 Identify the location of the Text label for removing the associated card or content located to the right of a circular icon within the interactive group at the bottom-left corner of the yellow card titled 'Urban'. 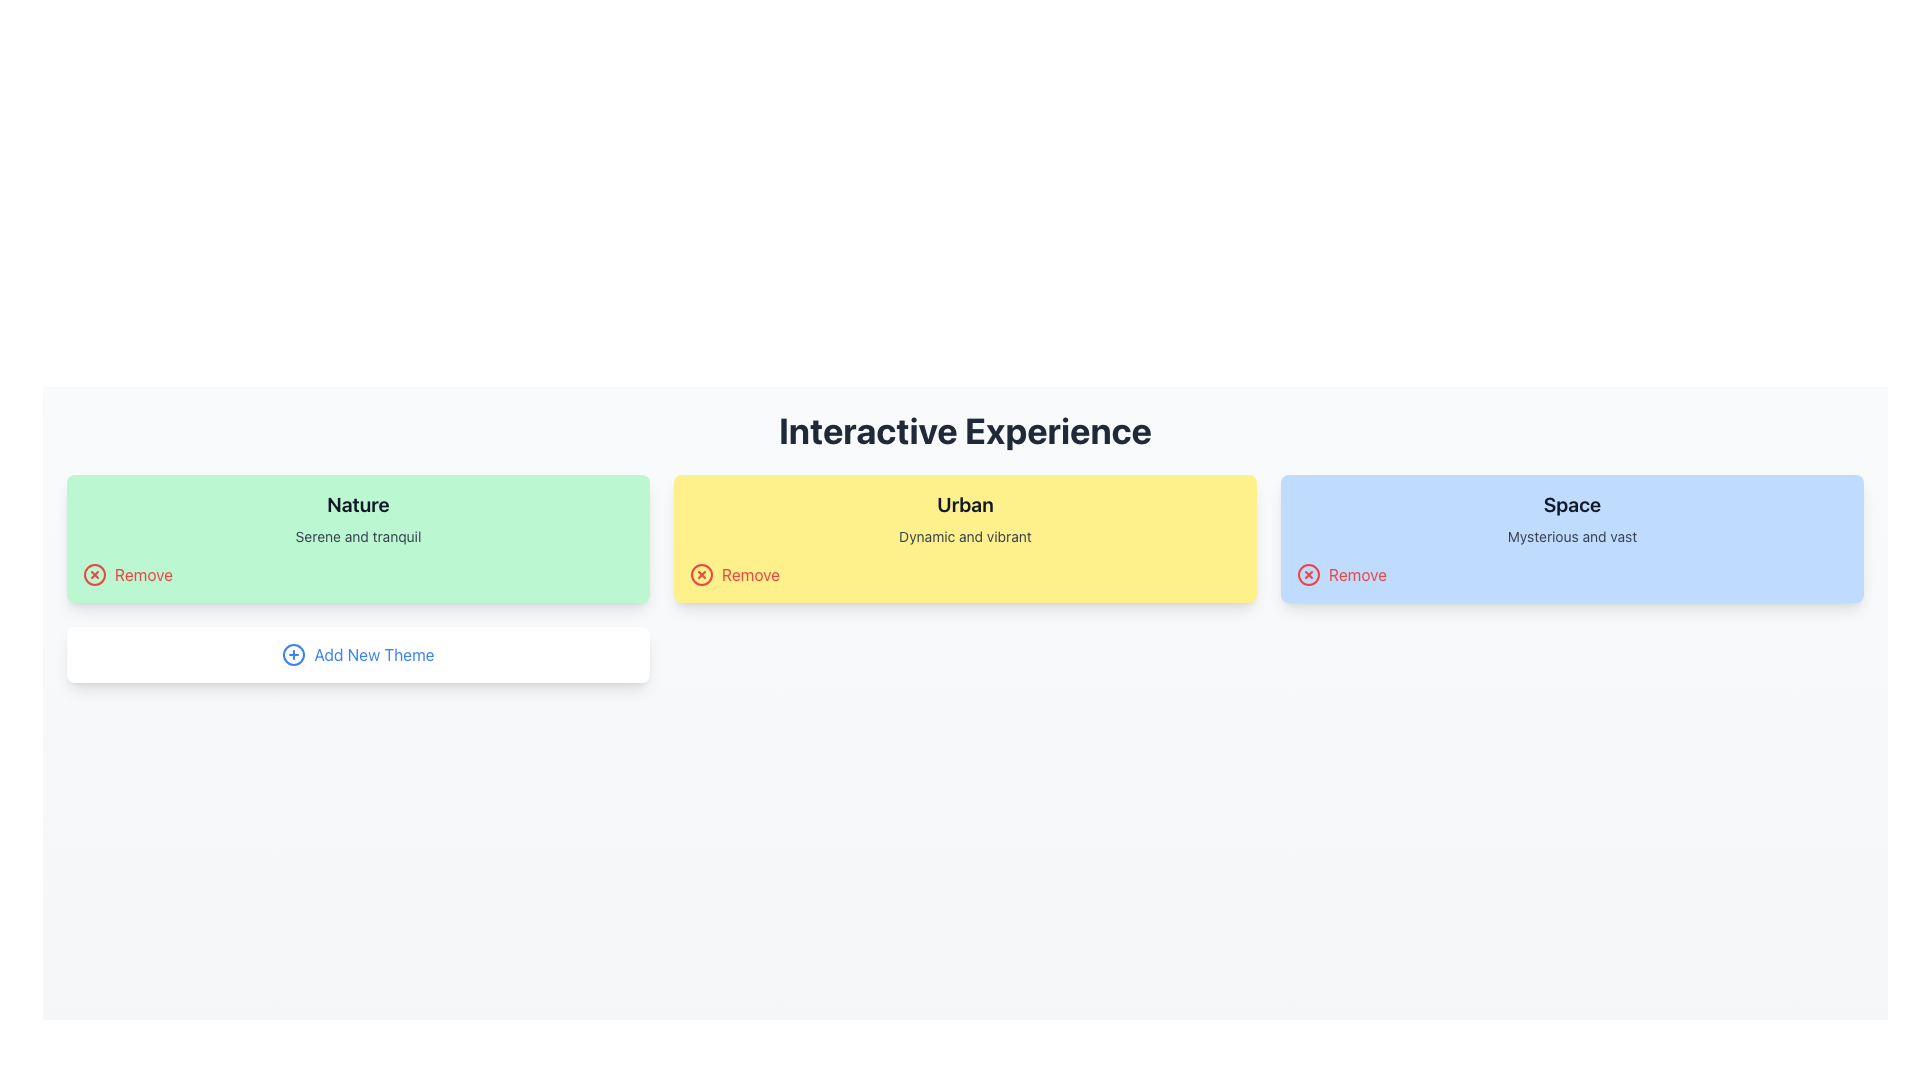
(750, 574).